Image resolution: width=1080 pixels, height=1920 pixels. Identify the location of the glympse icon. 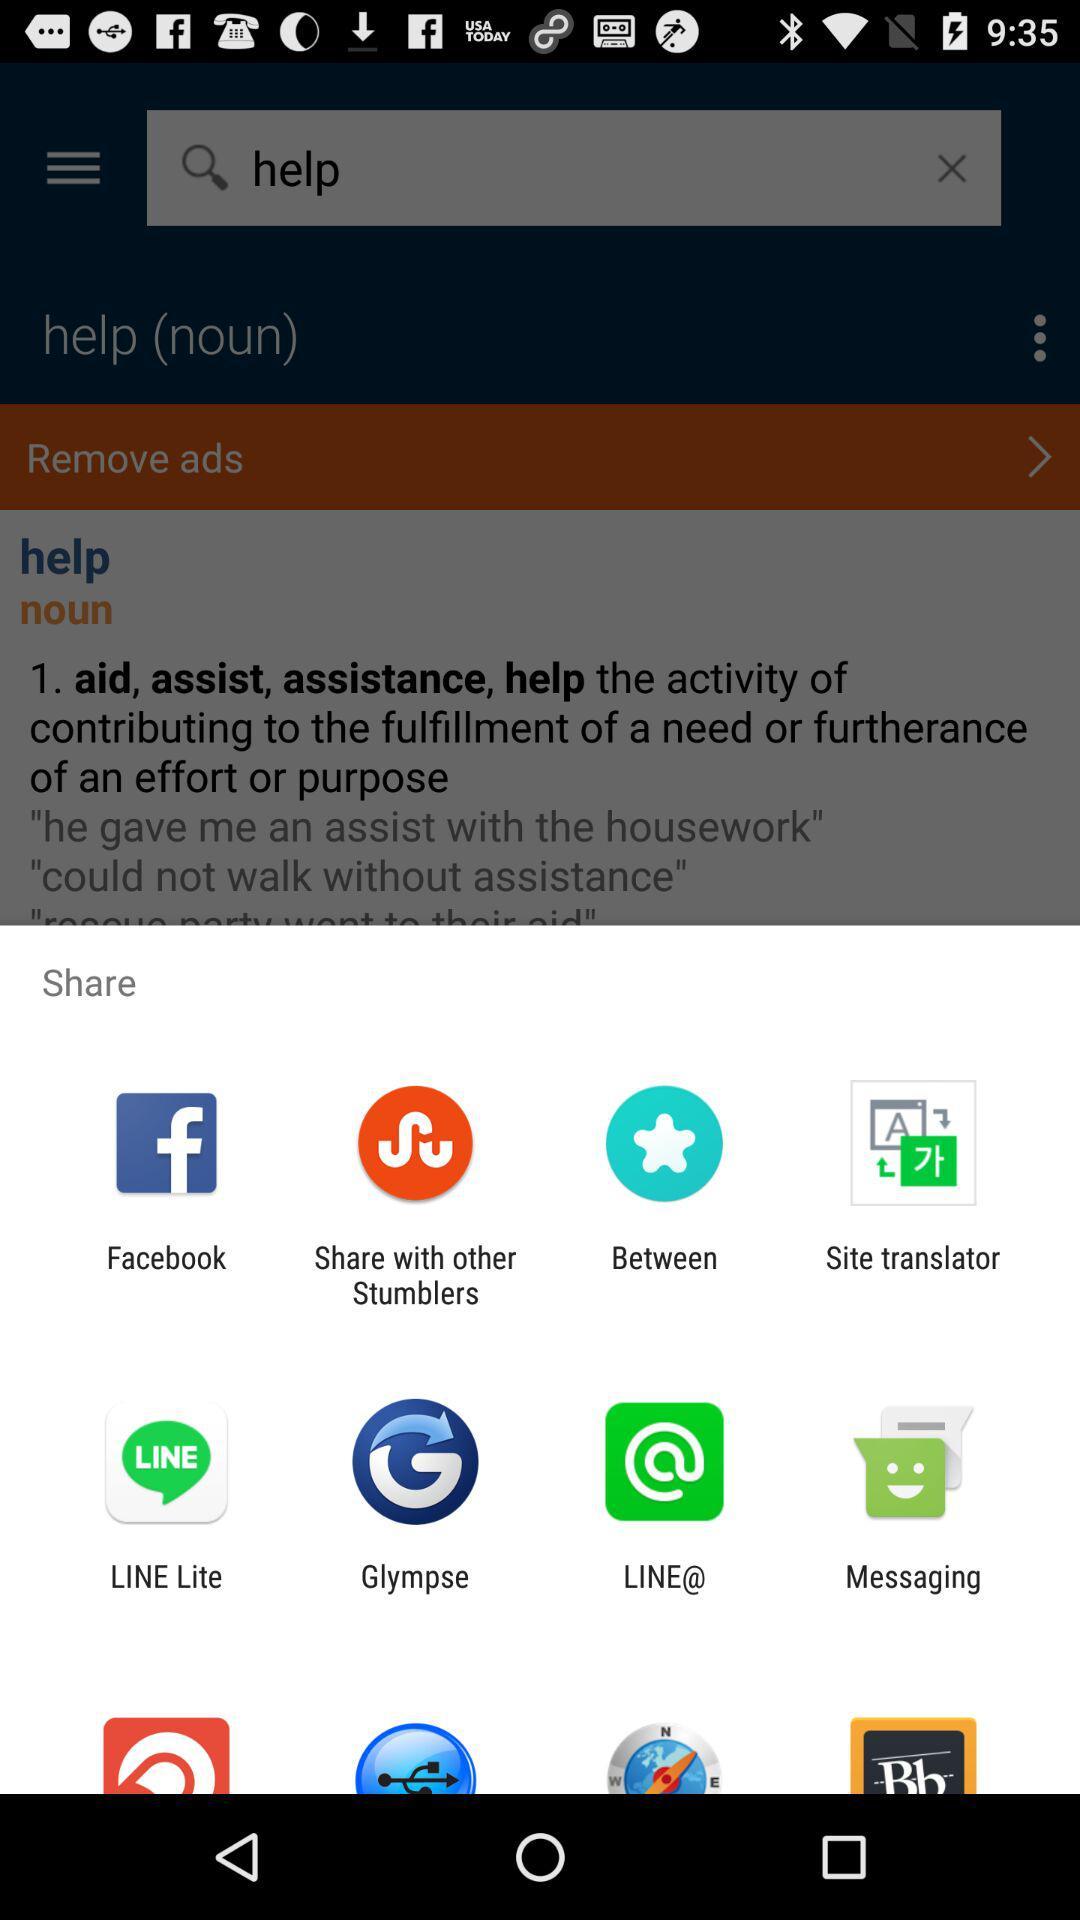
(414, 1592).